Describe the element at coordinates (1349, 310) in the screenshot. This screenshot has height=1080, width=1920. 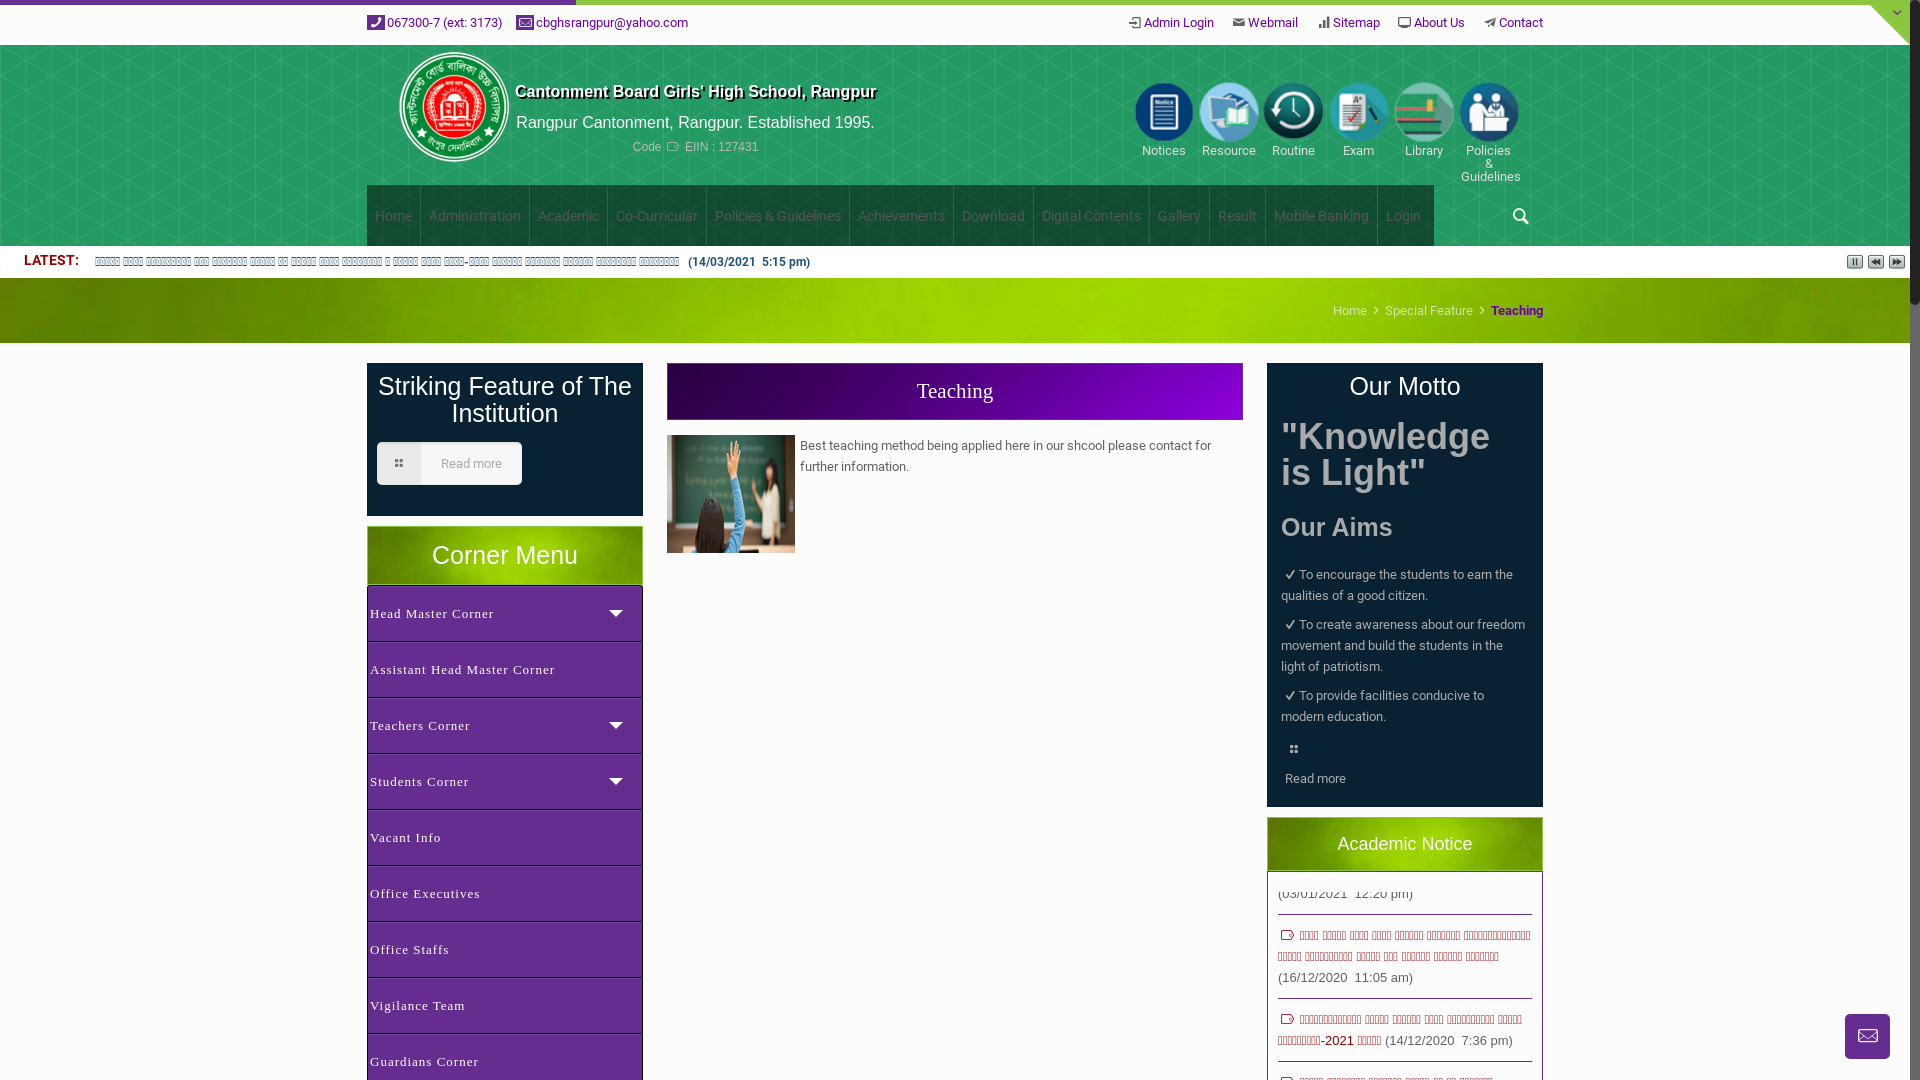
I see `'Home'` at that location.